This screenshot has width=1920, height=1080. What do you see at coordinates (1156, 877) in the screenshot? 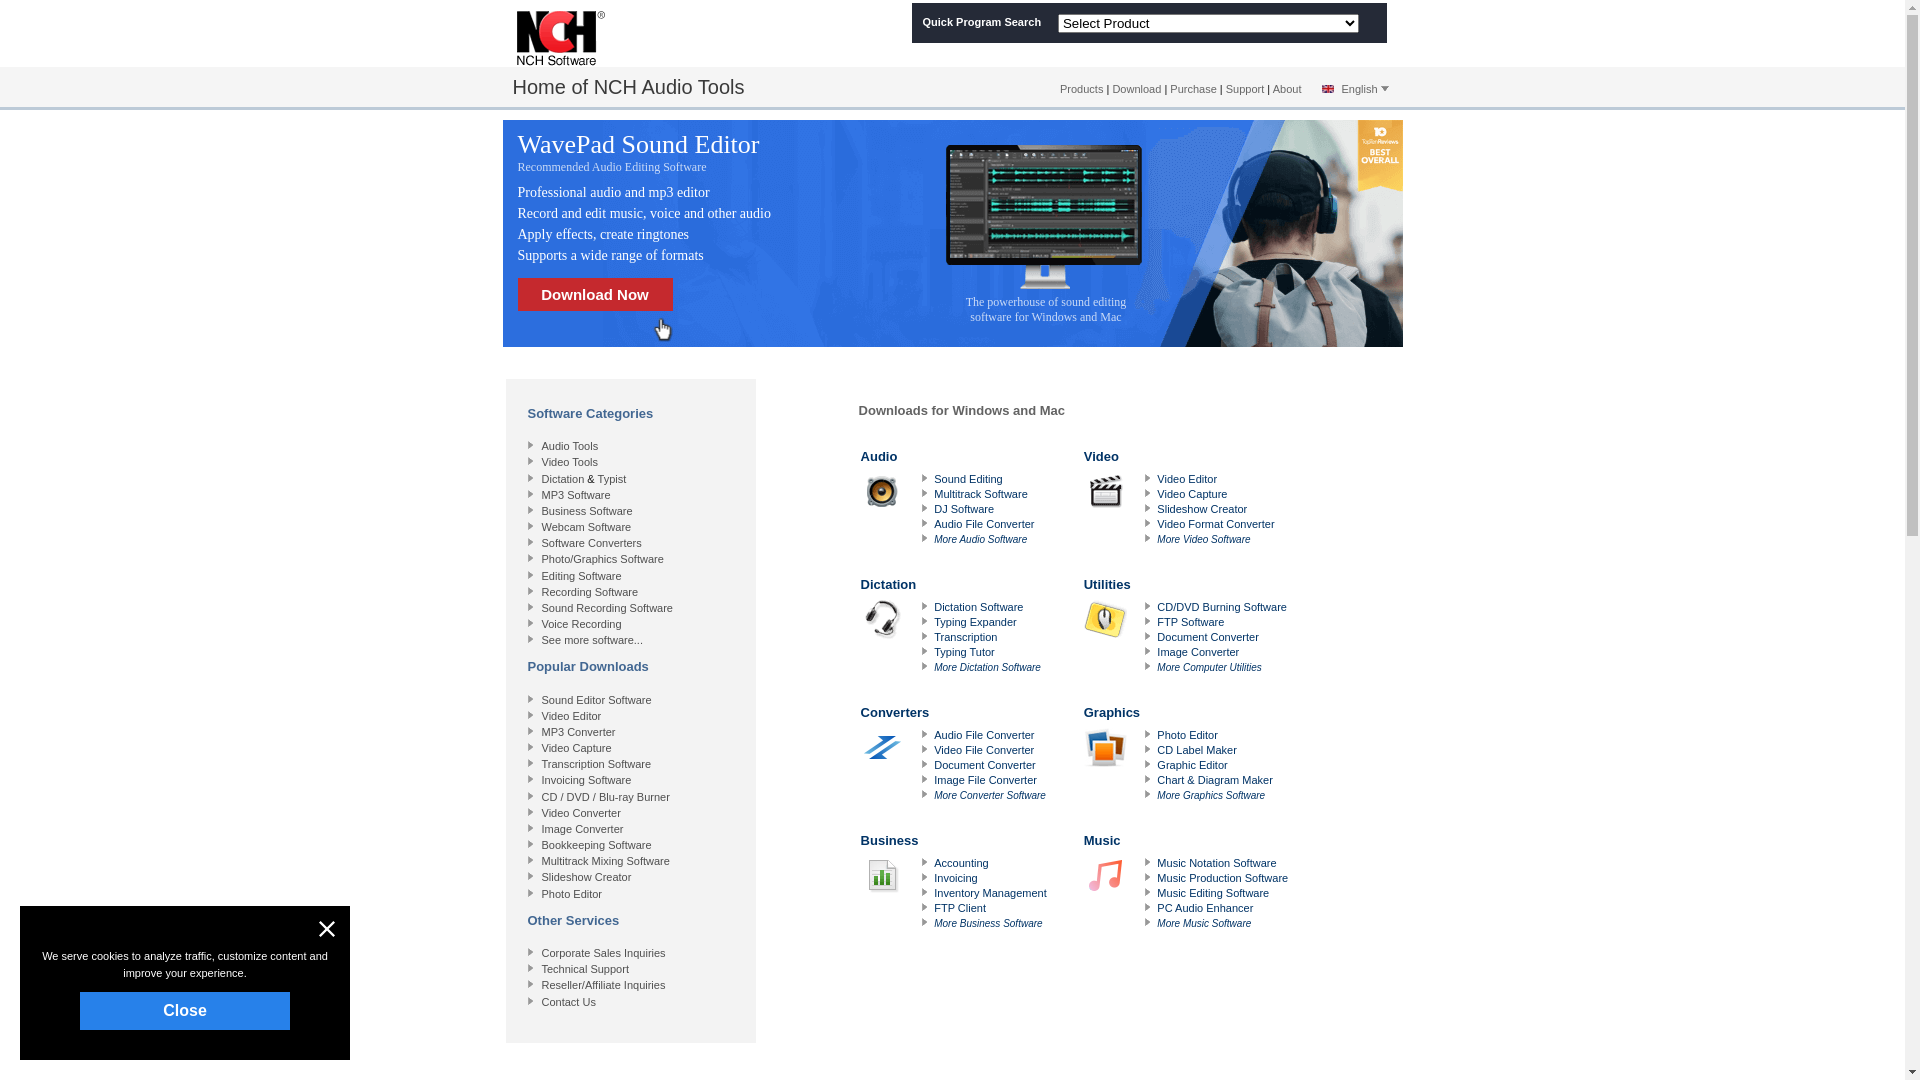
I see `'Music Production Software'` at bounding box center [1156, 877].